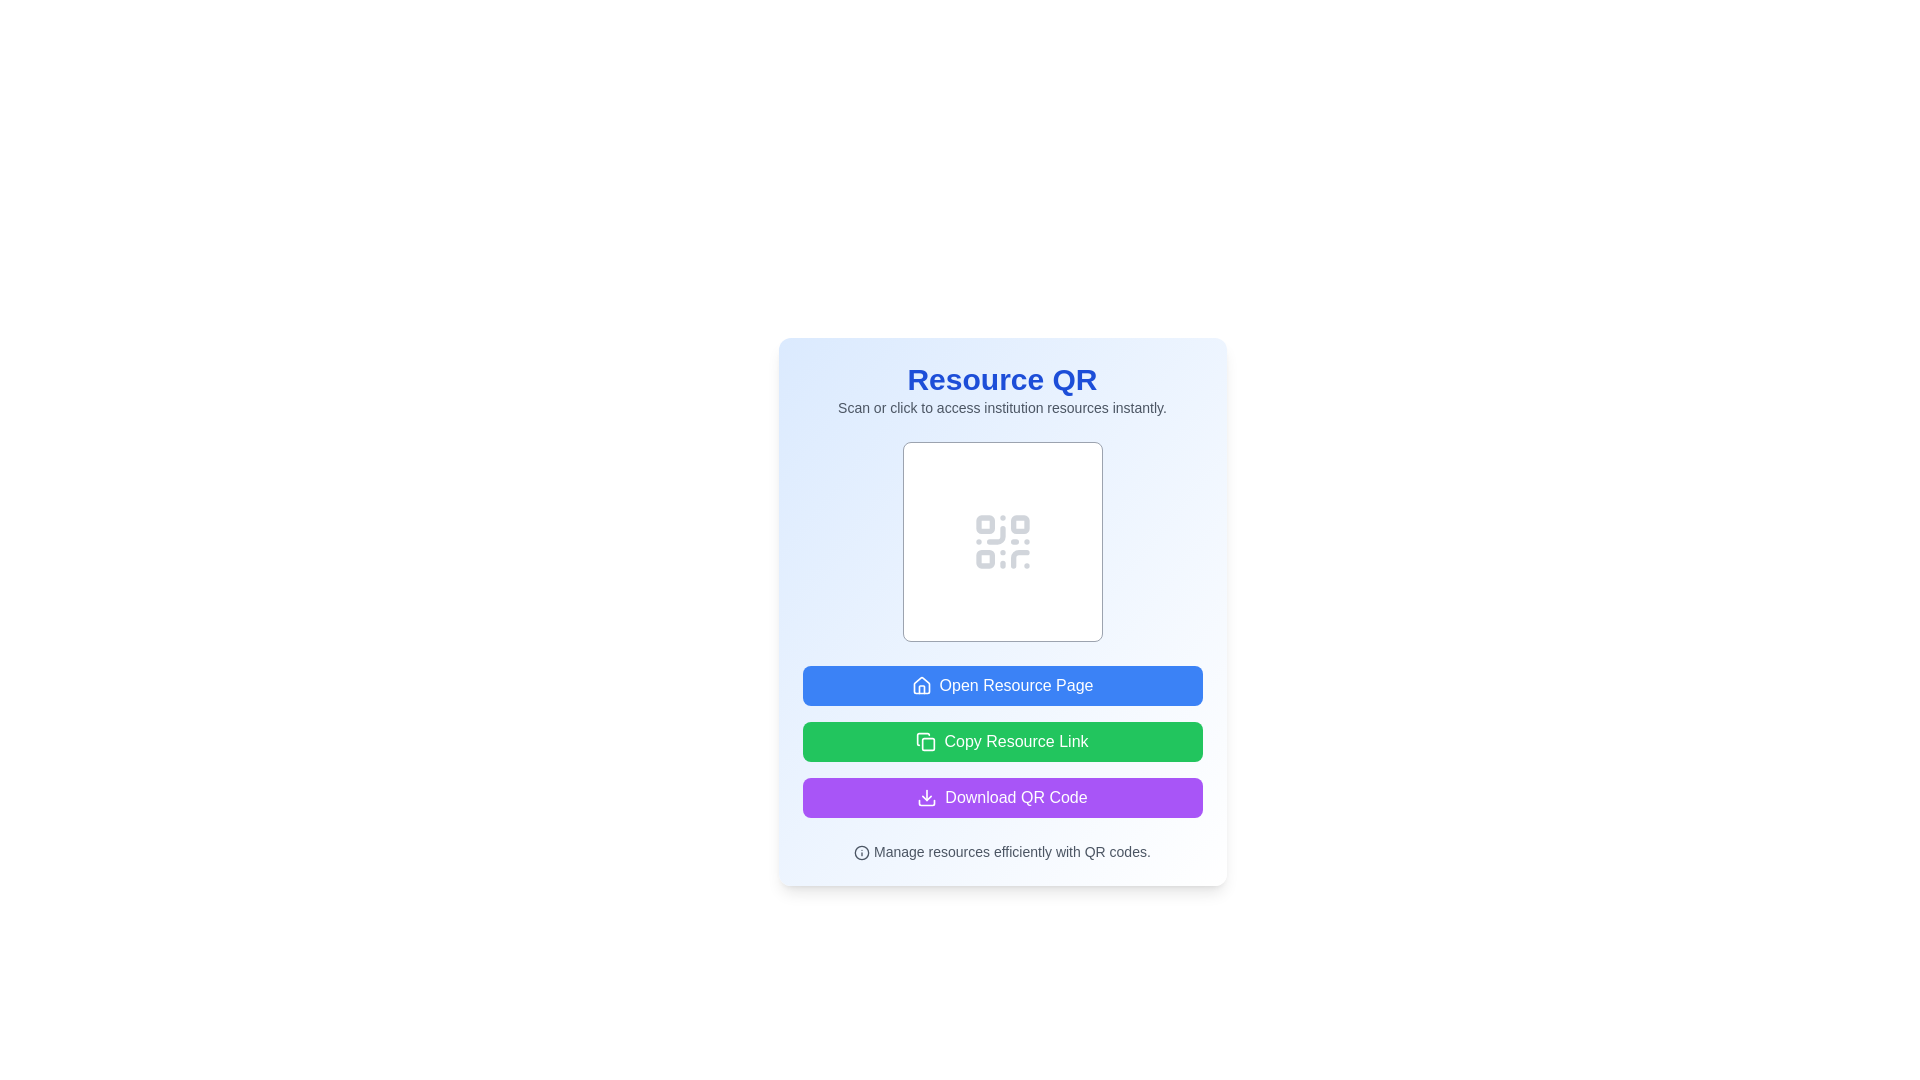  What do you see at coordinates (1002, 741) in the screenshot?
I see `the button located below the 'Open Resource Page' button and above the 'Download QR Code' button to copy the resource link to the clipboard` at bounding box center [1002, 741].